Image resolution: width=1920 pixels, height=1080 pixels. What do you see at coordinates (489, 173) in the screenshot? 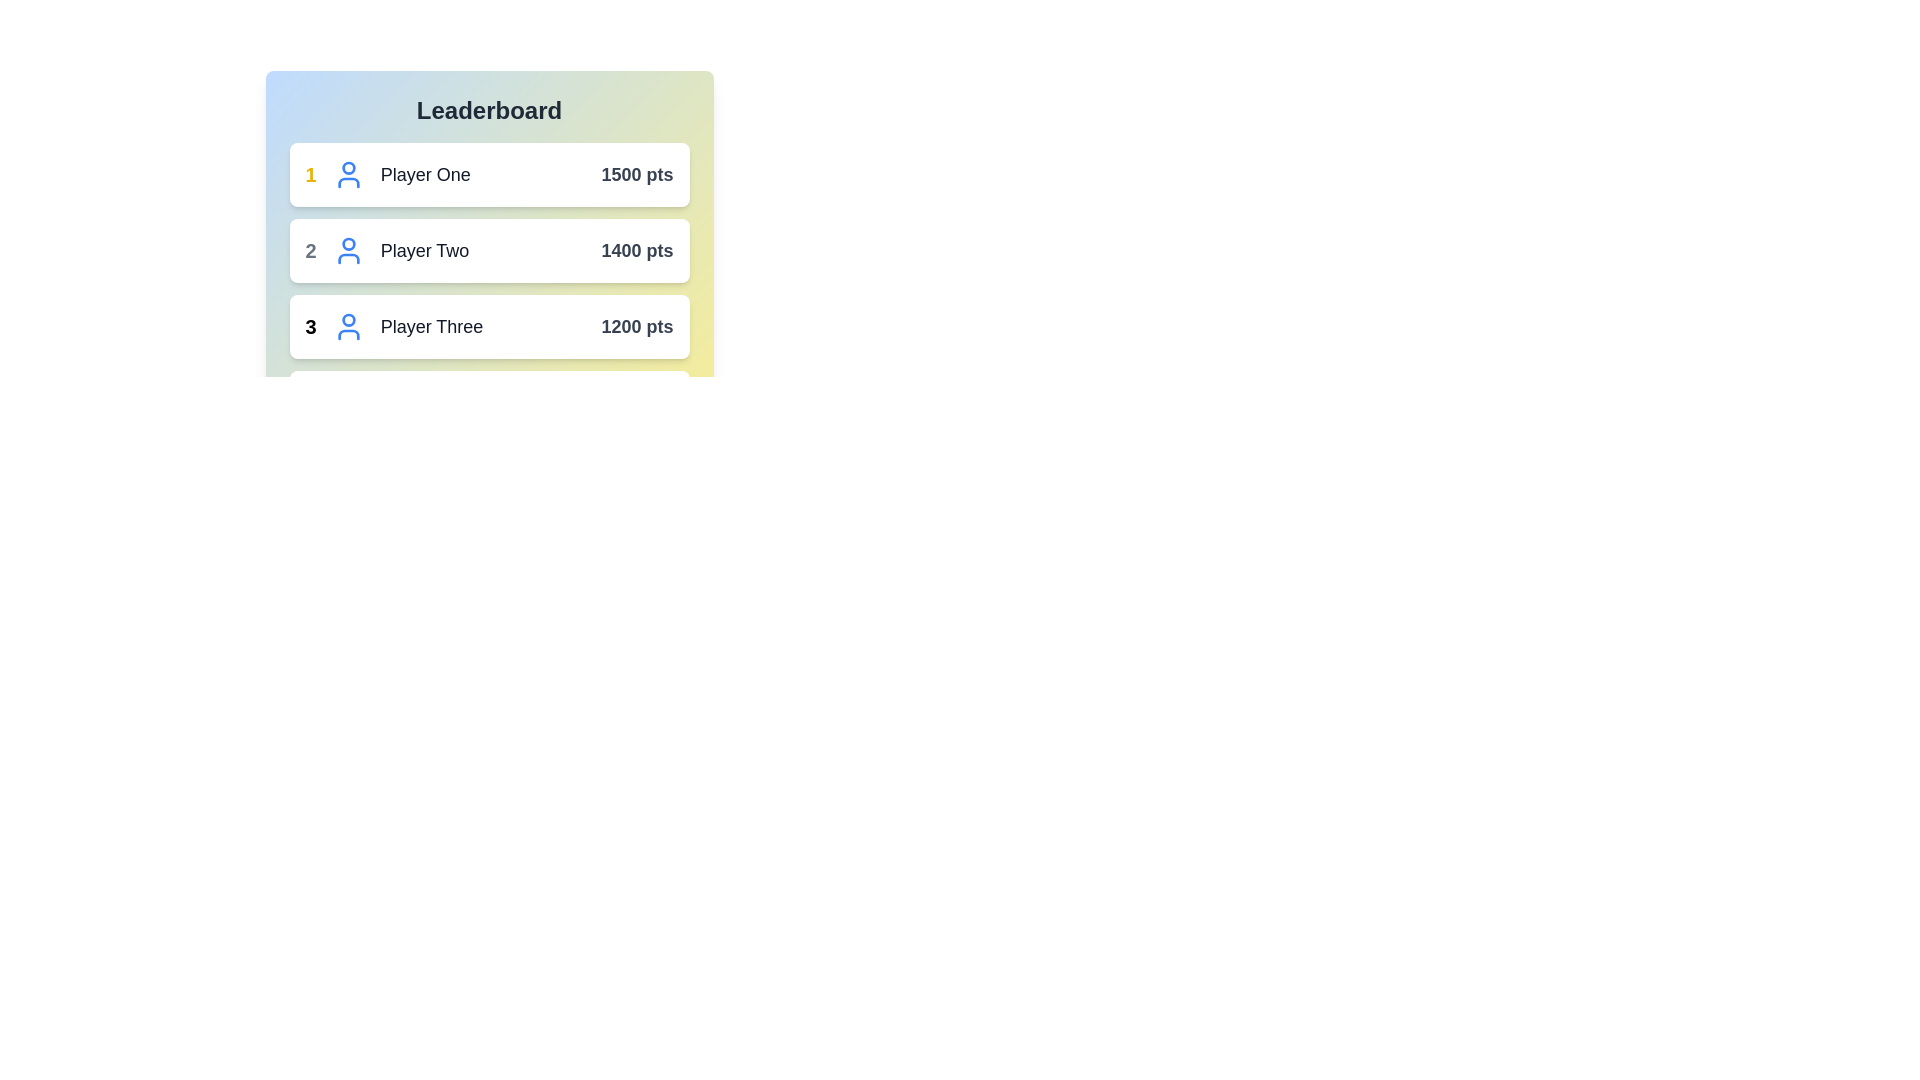
I see `the player entry for Player One to highlight it` at bounding box center [489, 173].